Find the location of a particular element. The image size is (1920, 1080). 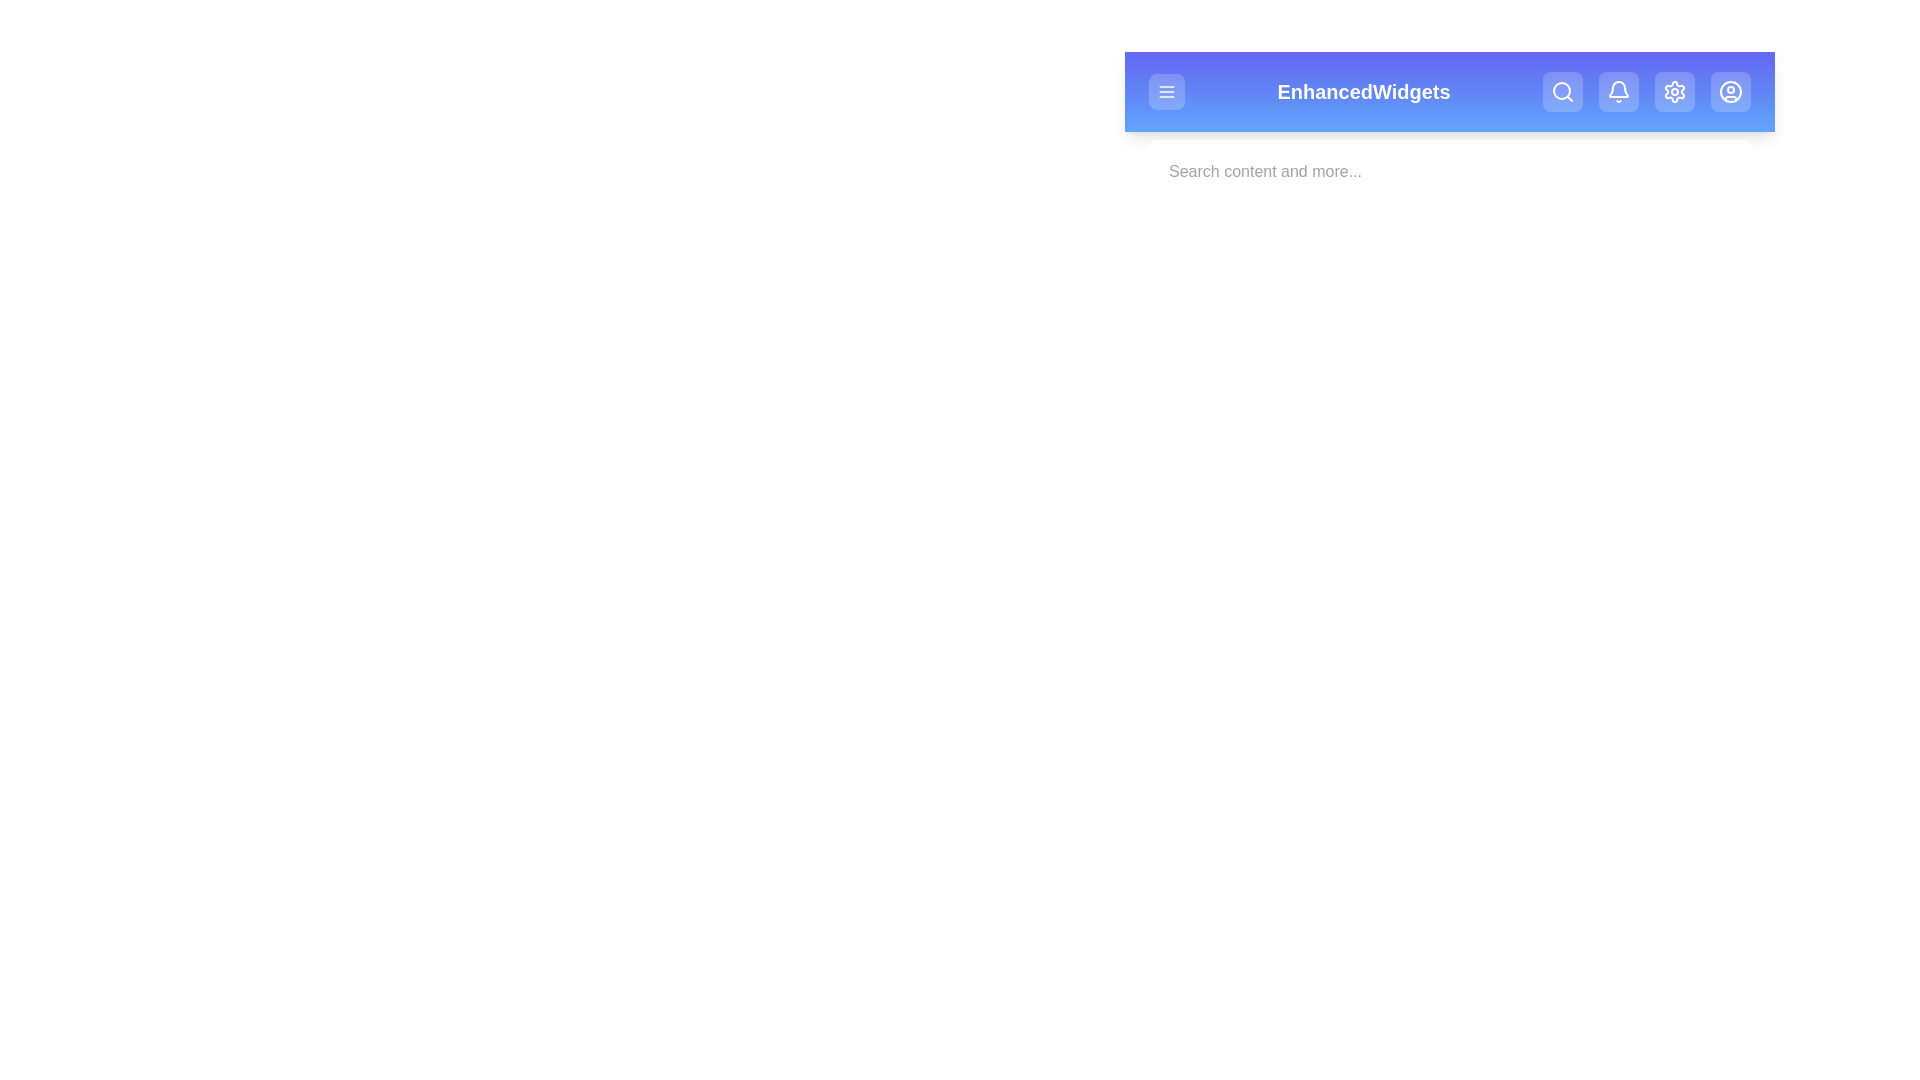

the Settings button is located at coordinates (1675, 92).